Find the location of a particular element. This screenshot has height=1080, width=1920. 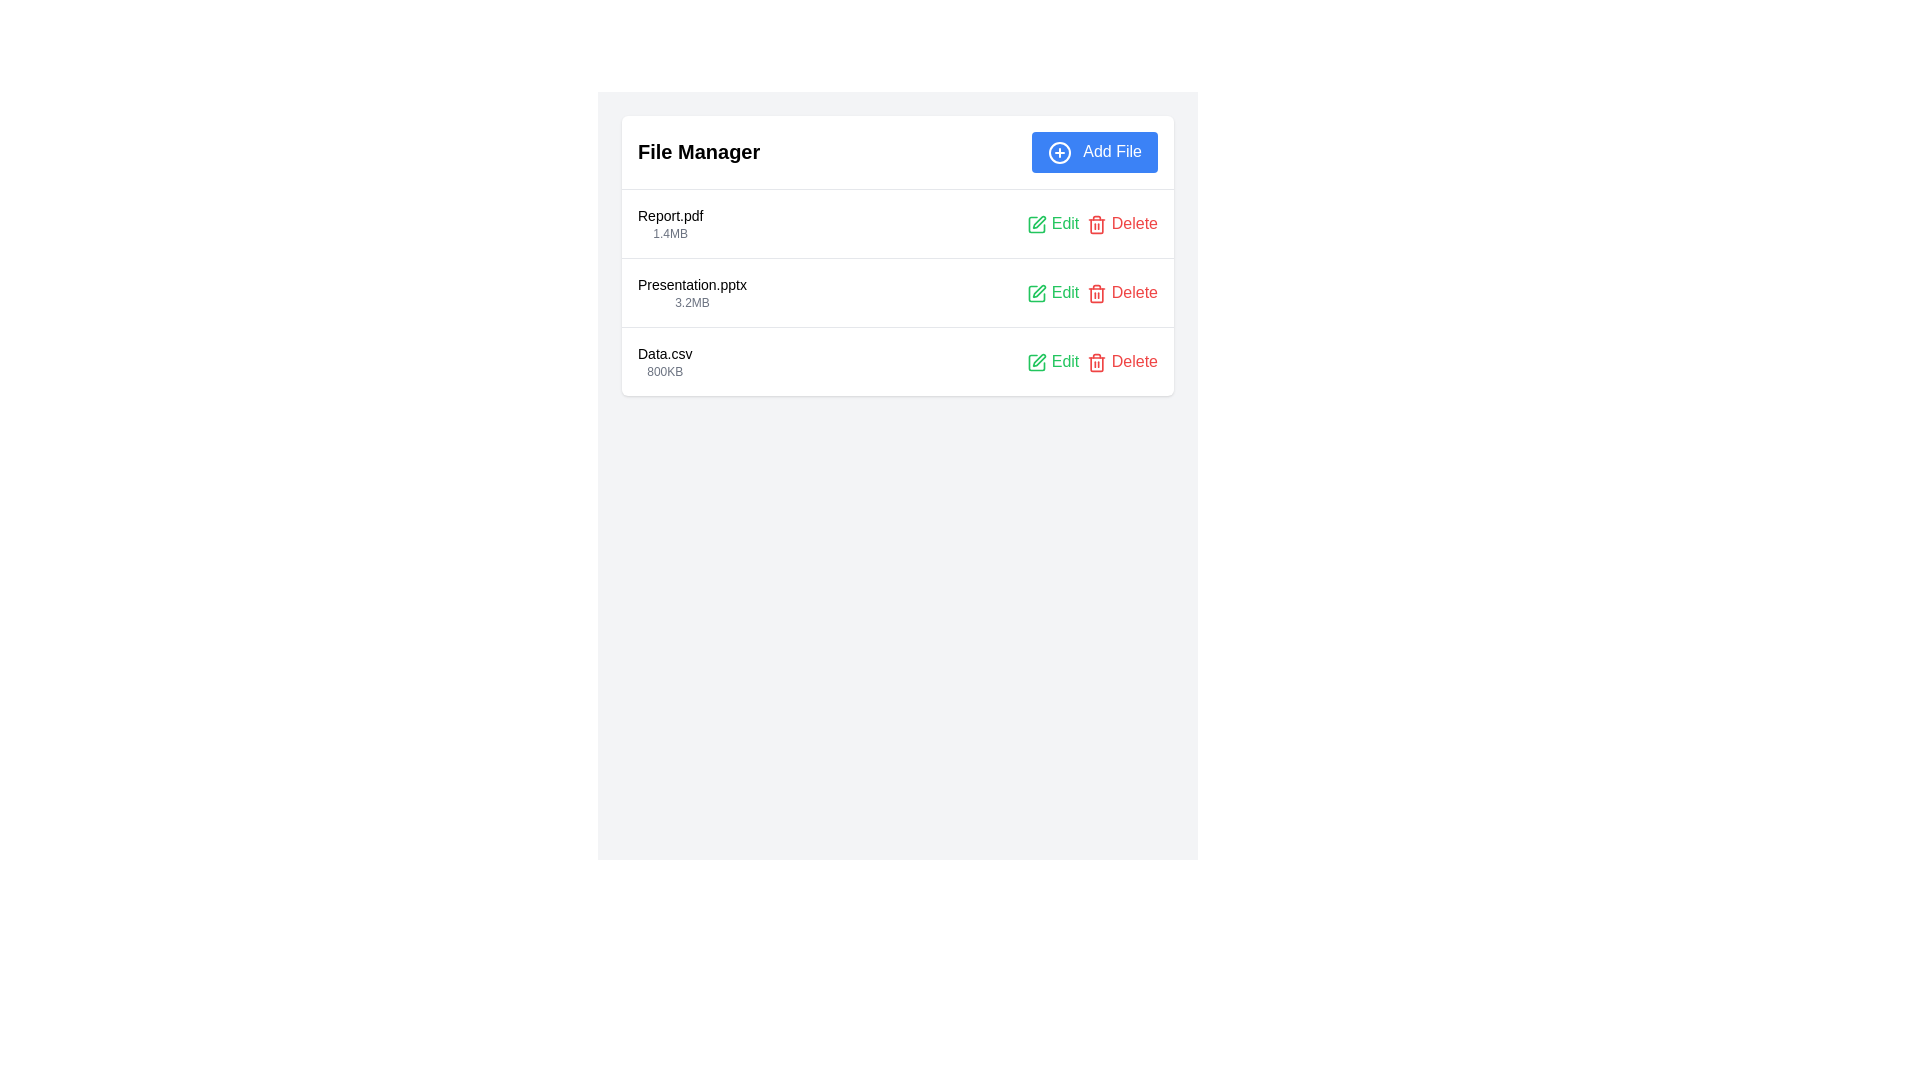

the pen-shaped icon indicating edit functionalities in the 'Edit' button associated with 'Presentation.pptx' is located at coordinates (1039, 291).